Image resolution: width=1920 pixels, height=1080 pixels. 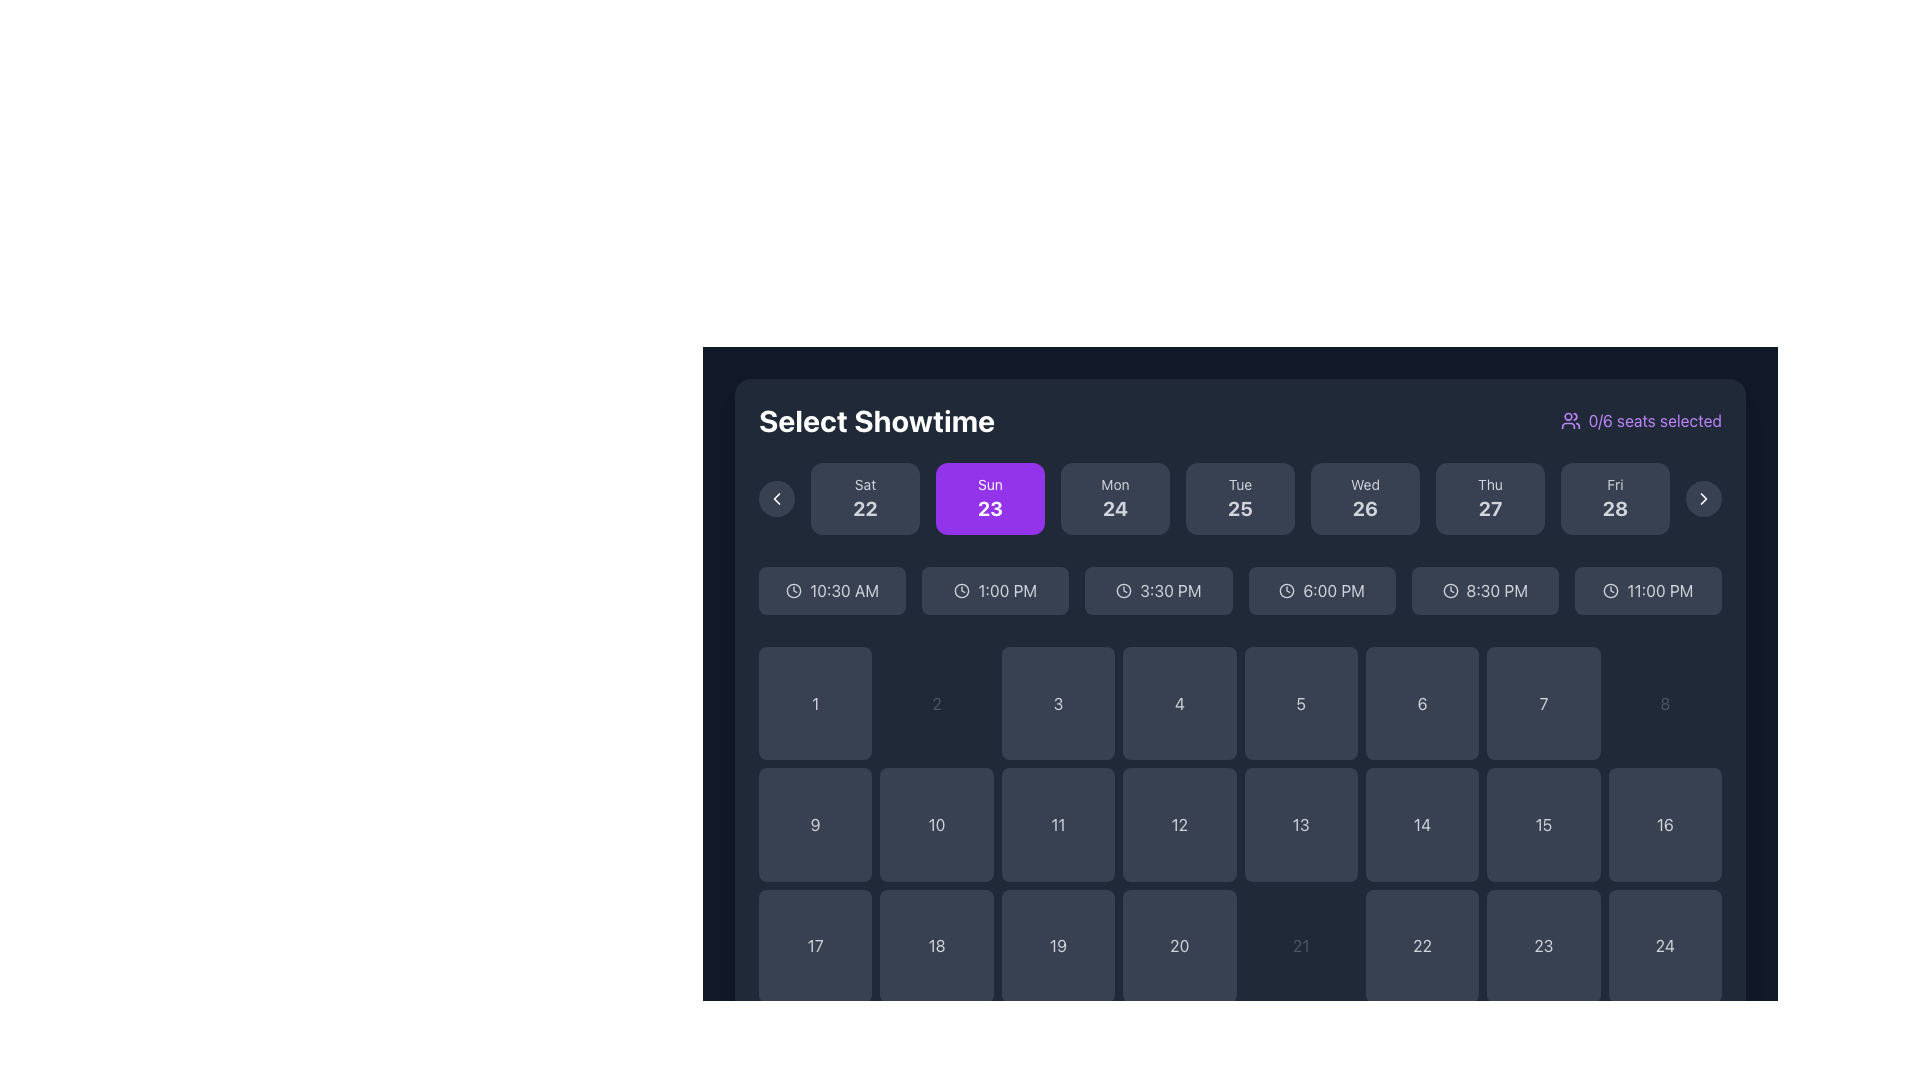 What do you see at coordinates (1179, 825) in the screenshot?
I see `the square-shaped button with a dark gray background and the centered white text '12'` at bounding box center [1179, 825].